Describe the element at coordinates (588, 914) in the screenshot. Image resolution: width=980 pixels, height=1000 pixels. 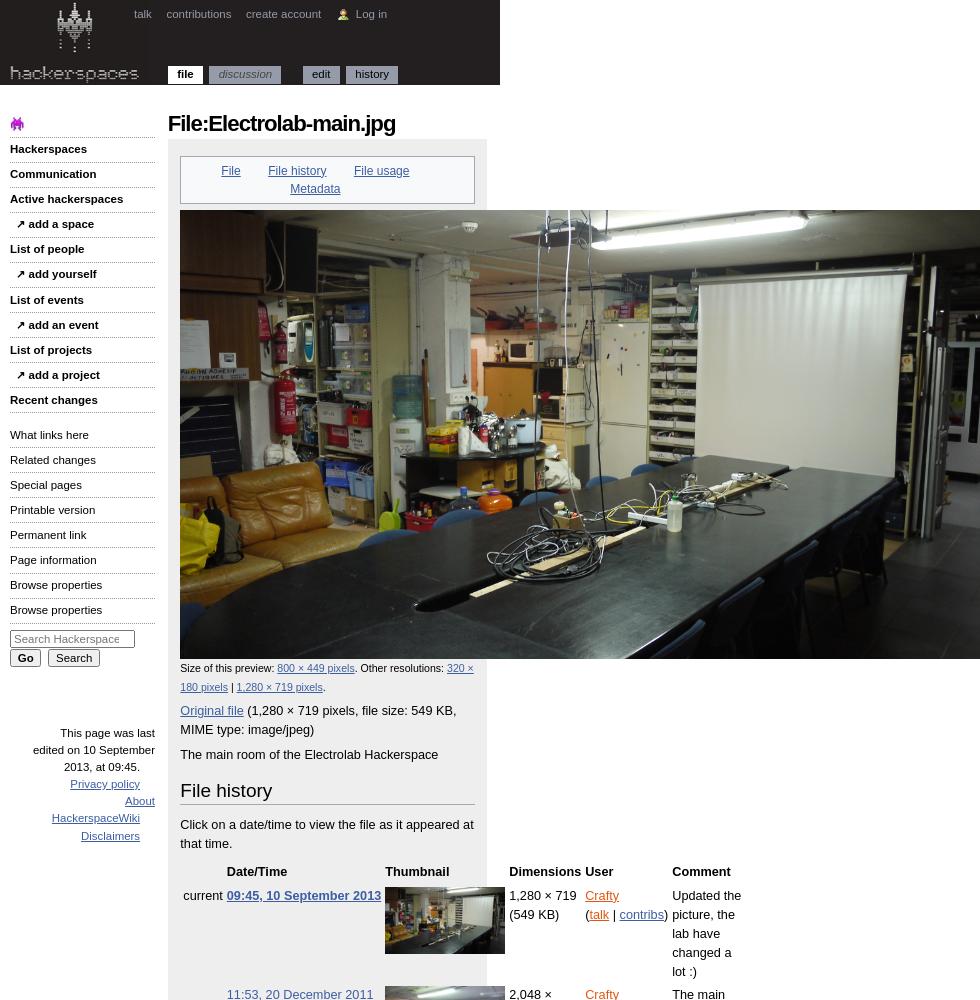
I see `'talk'` at that location.